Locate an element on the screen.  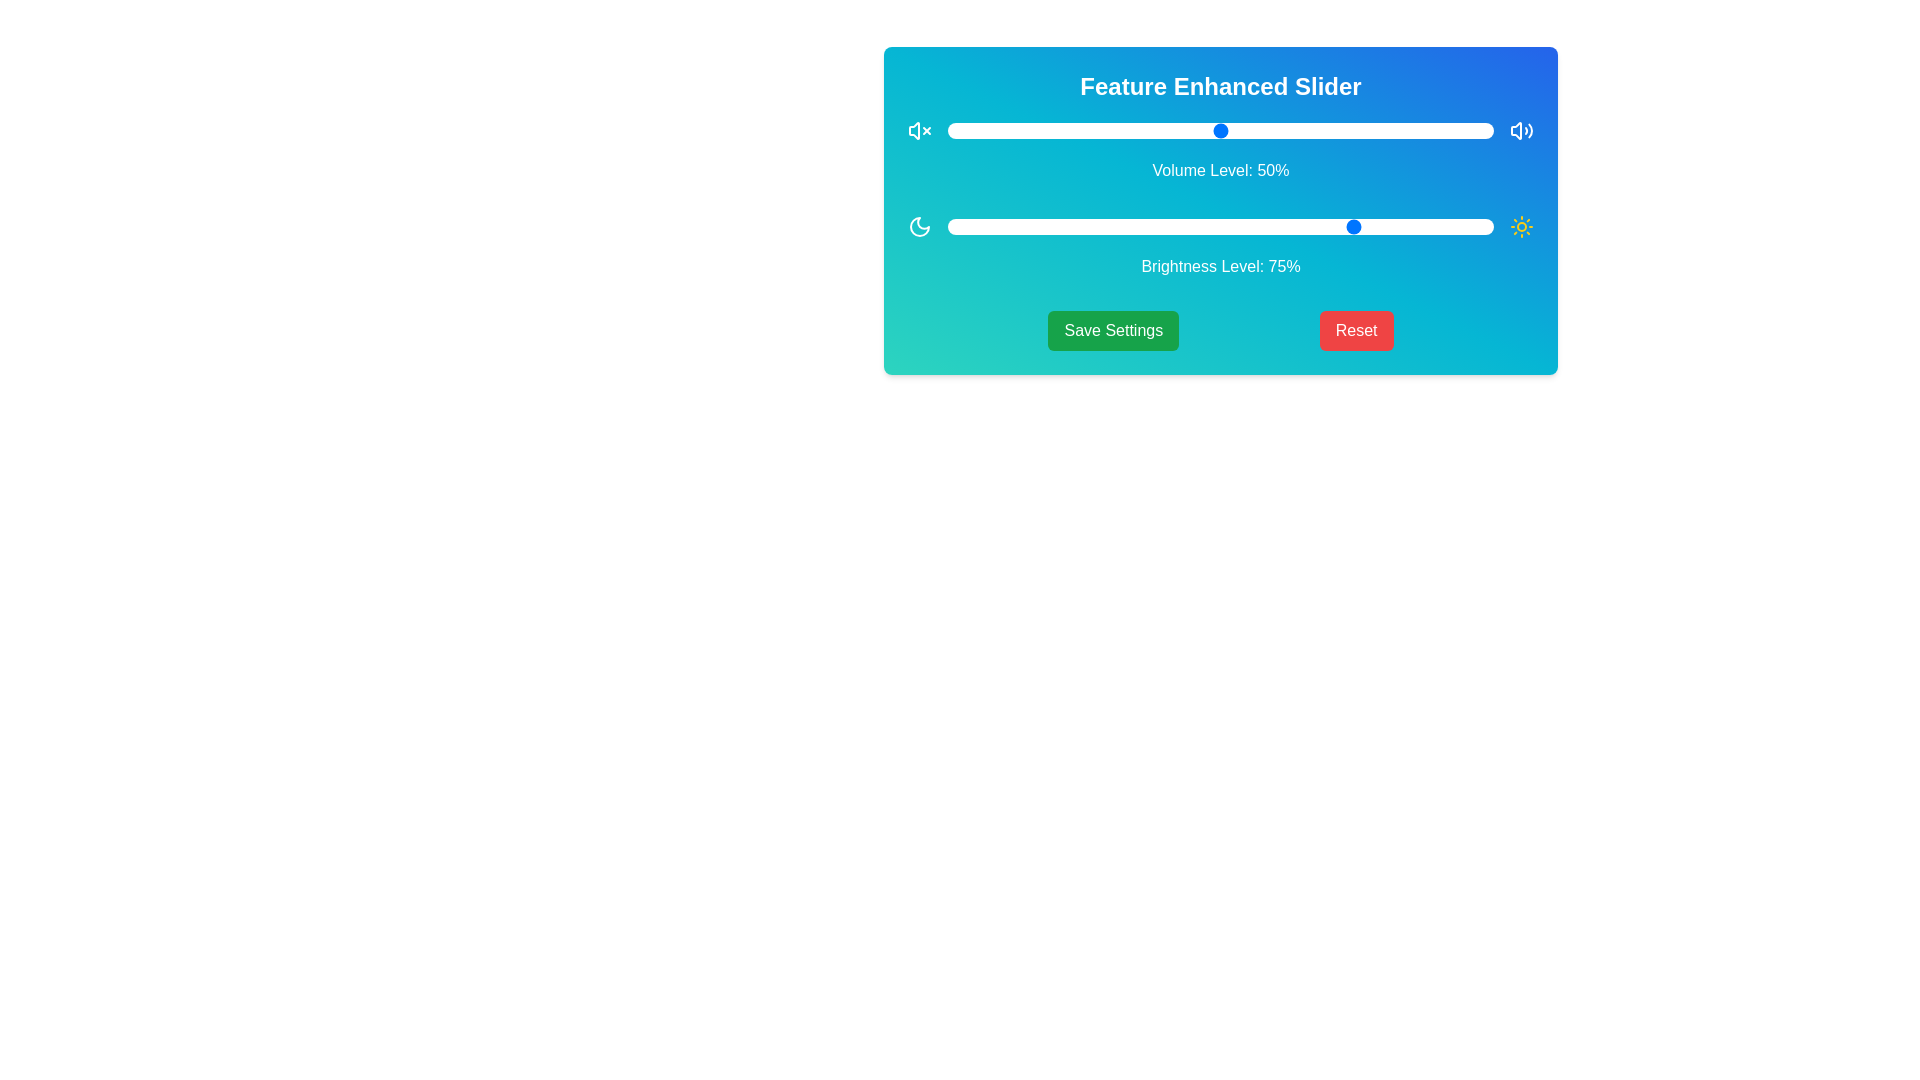
volume is located at coordinates (1182, 131).